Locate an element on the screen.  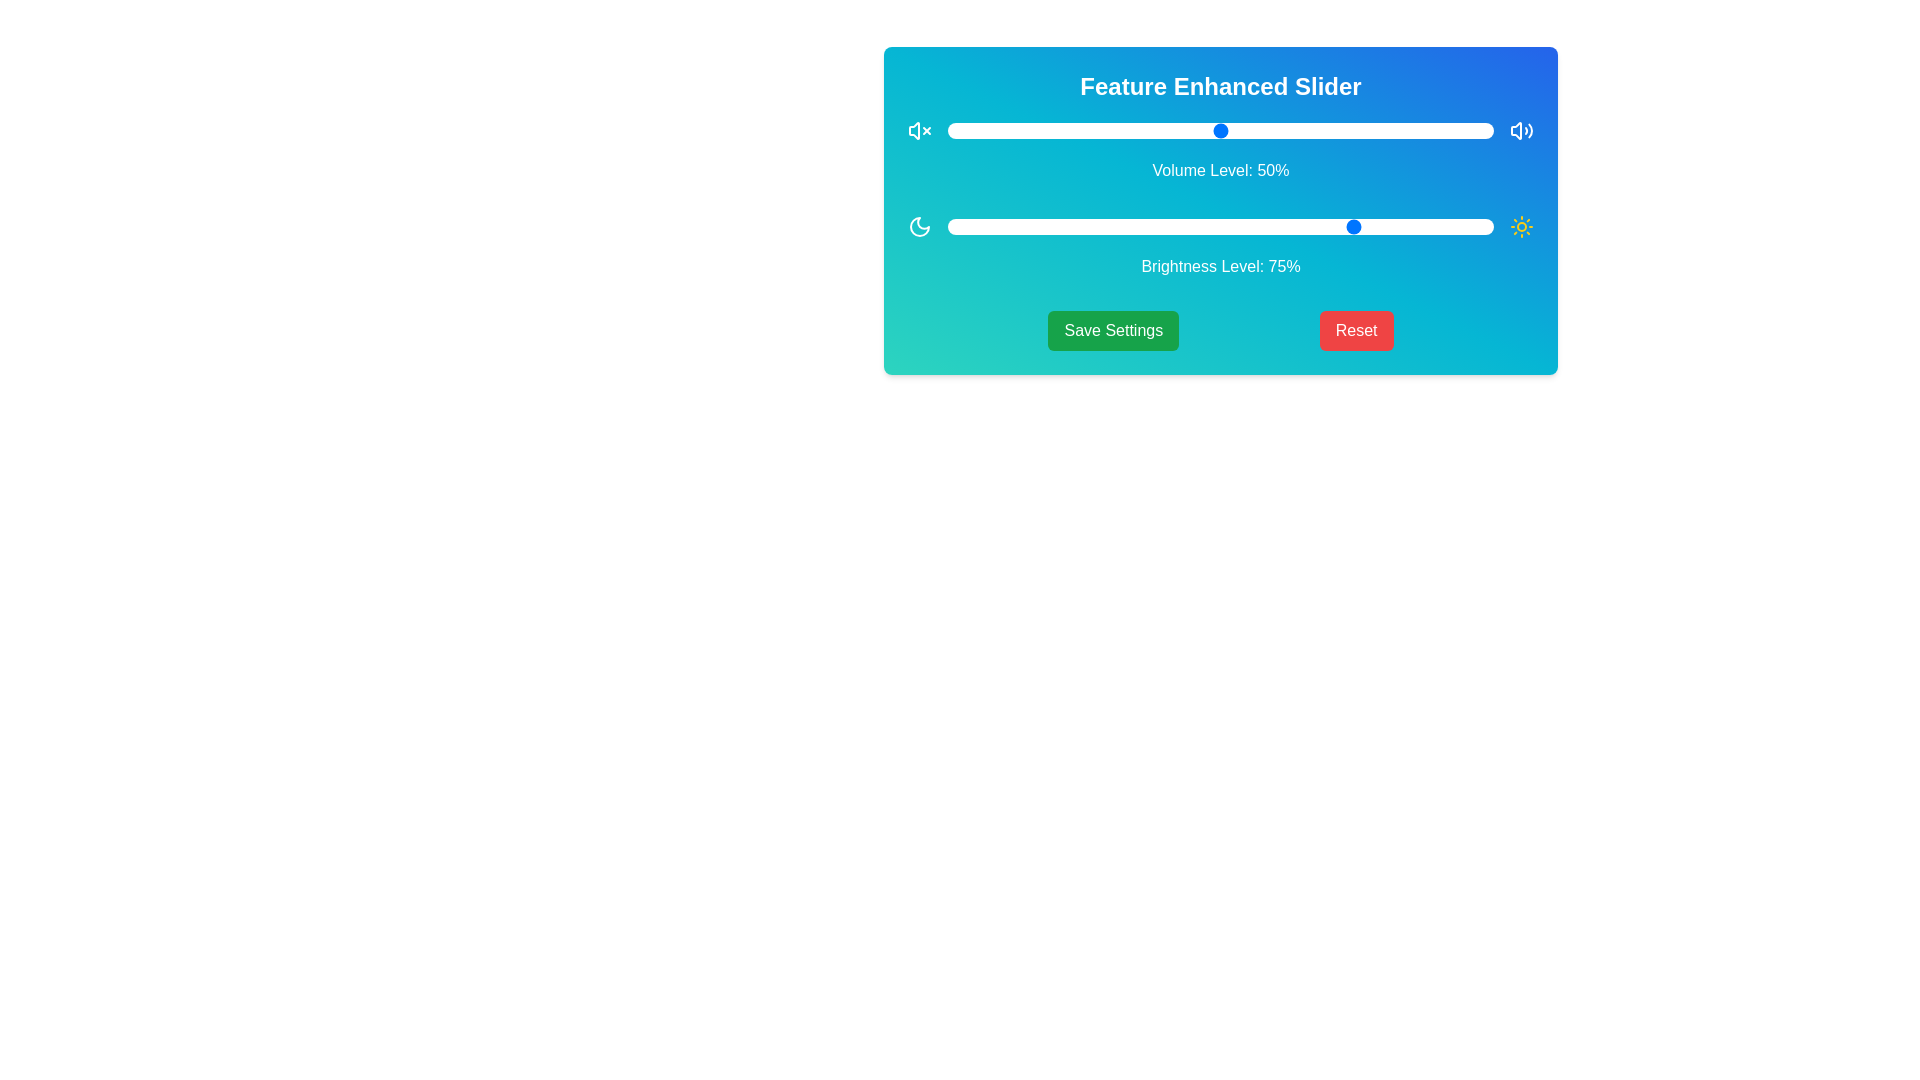
volume is located at coordinates (1182, 131).